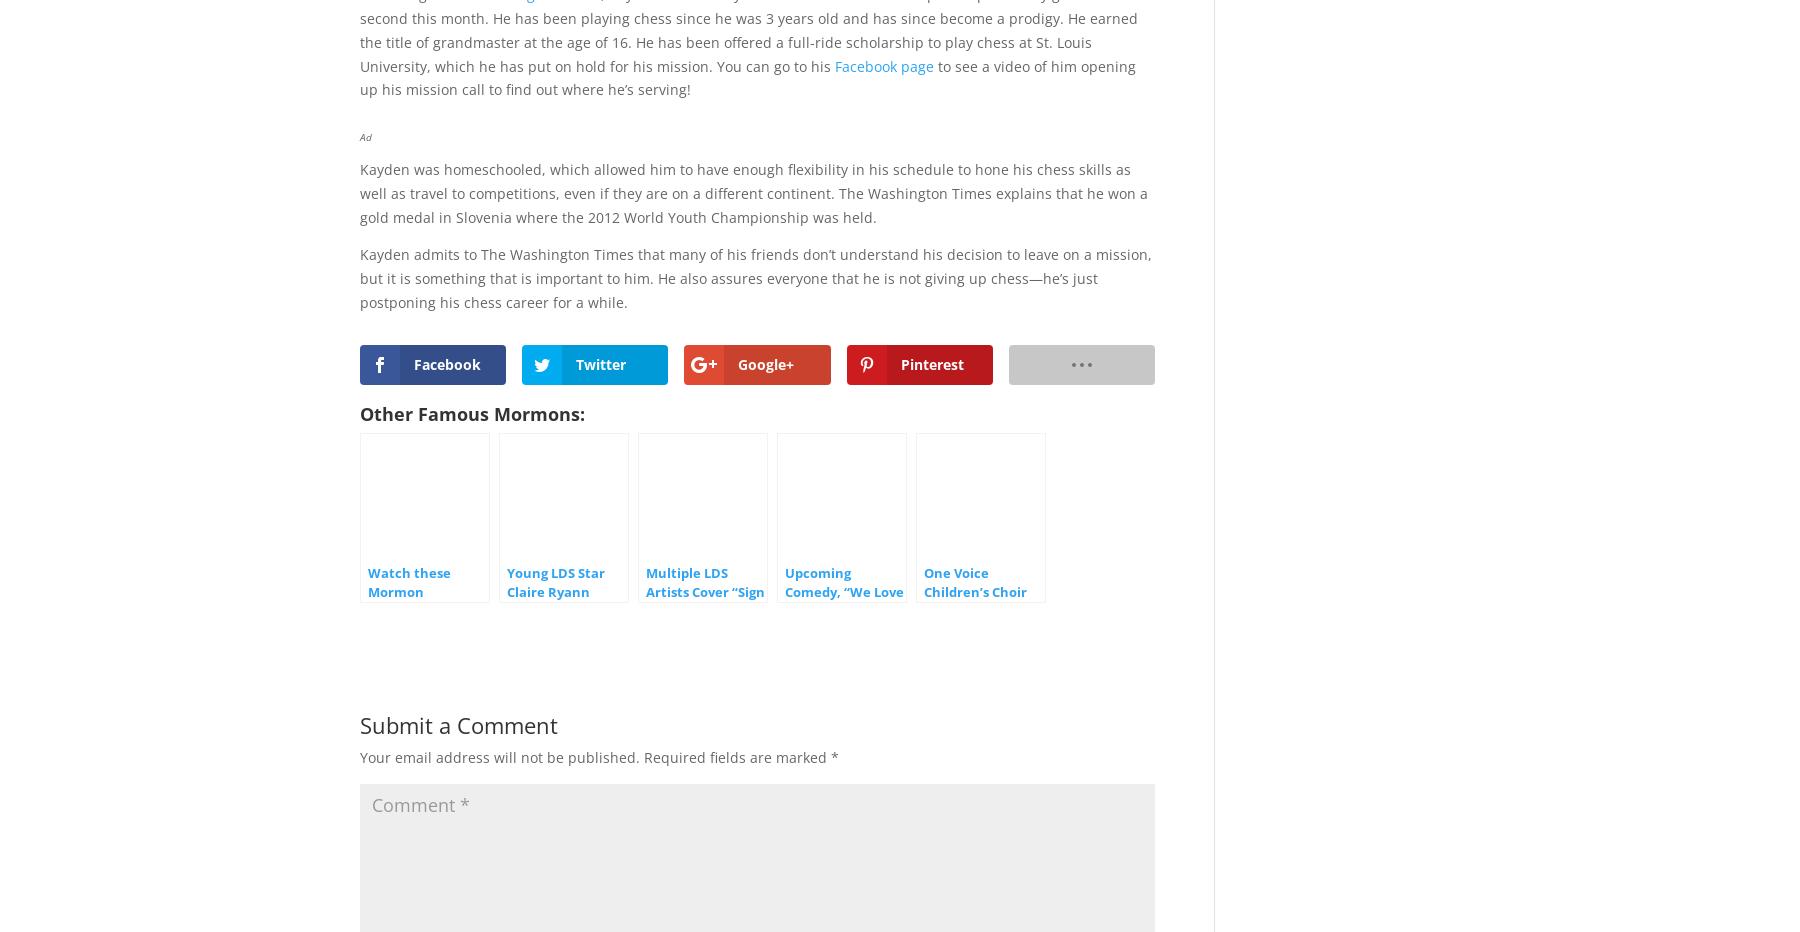 Image resolution: width=1800 pixels, height=932 pixels. What do you see at coordinates (747, 77) in the screenshot?
I see `'to see a video of him opening up his mission call to find out where he’s serving!'` at bounding box center [747, 77].